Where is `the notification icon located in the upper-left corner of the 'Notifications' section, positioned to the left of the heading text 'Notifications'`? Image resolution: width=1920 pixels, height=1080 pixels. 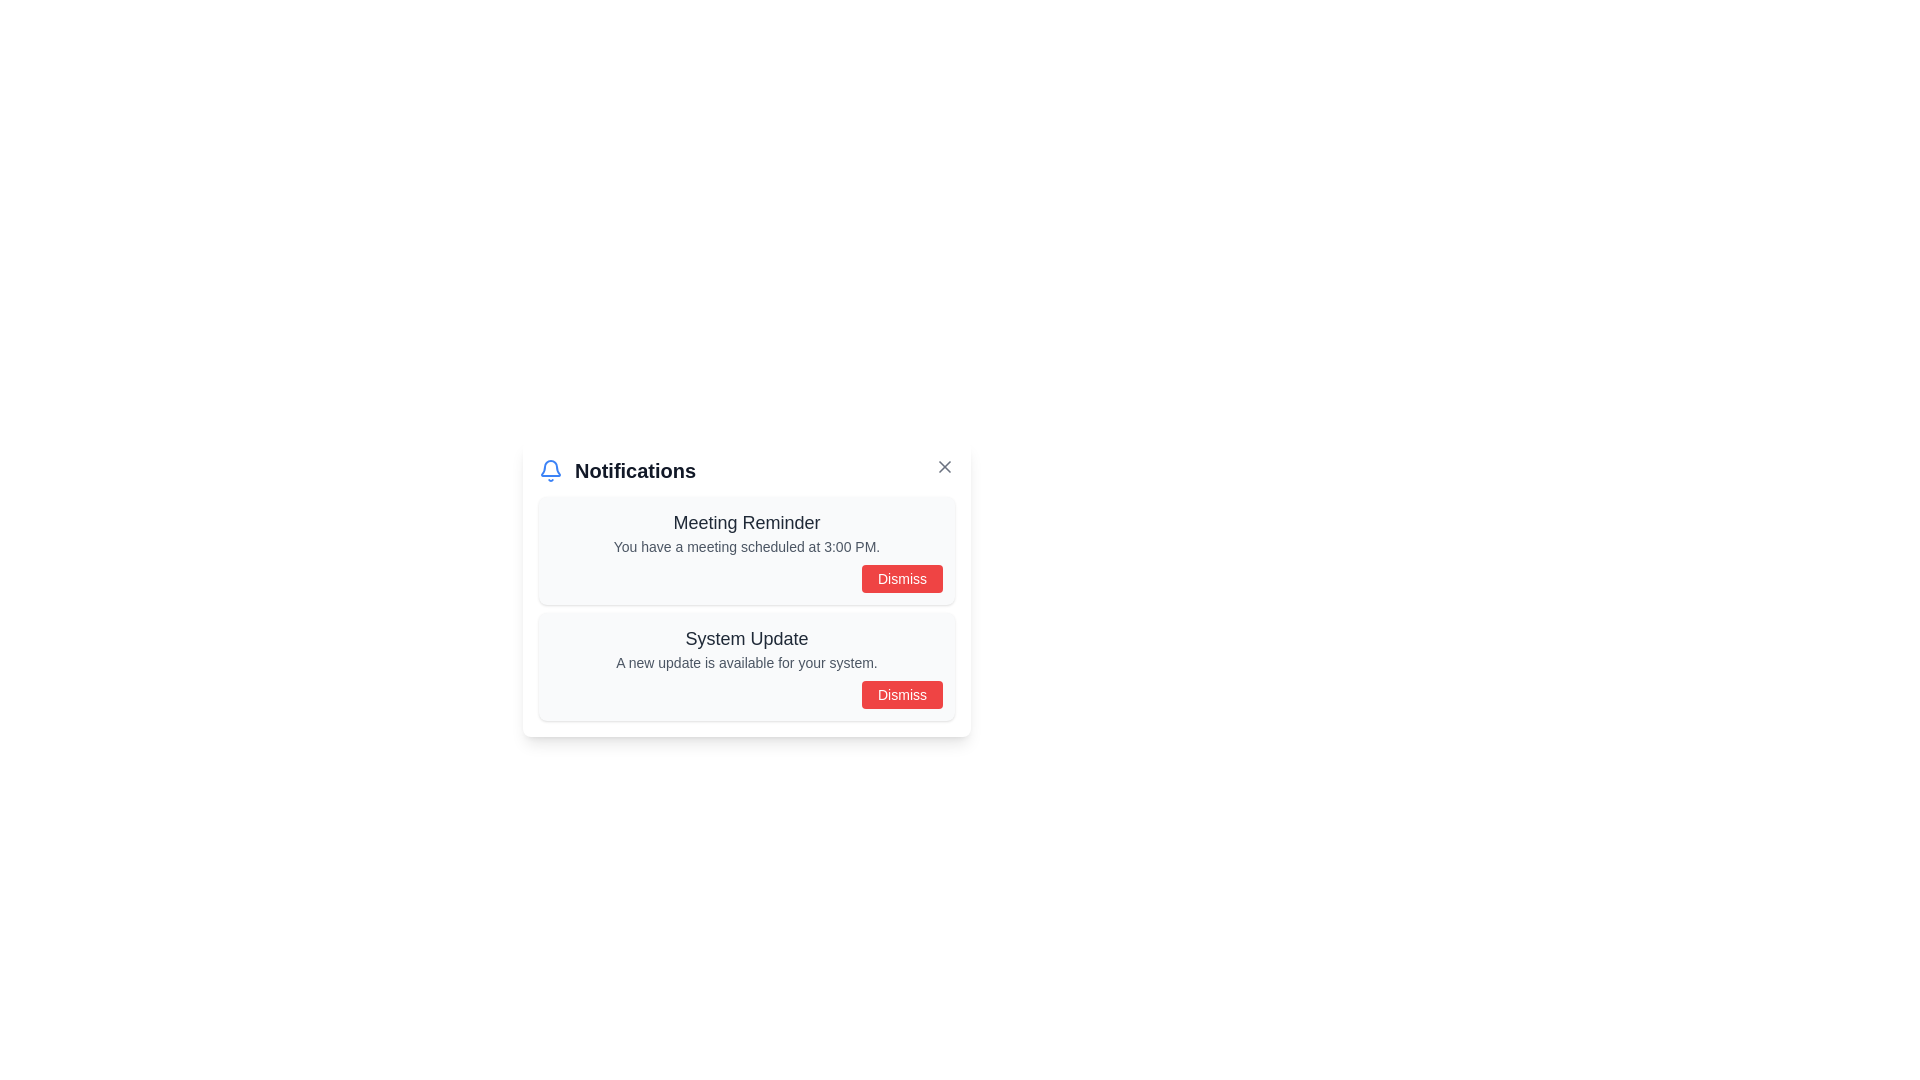 the notification icon located in the upper-left corner of the 'Notifications' section, positioned to the left of the heading text 'Notifications' is located at coordinates (551, 470).